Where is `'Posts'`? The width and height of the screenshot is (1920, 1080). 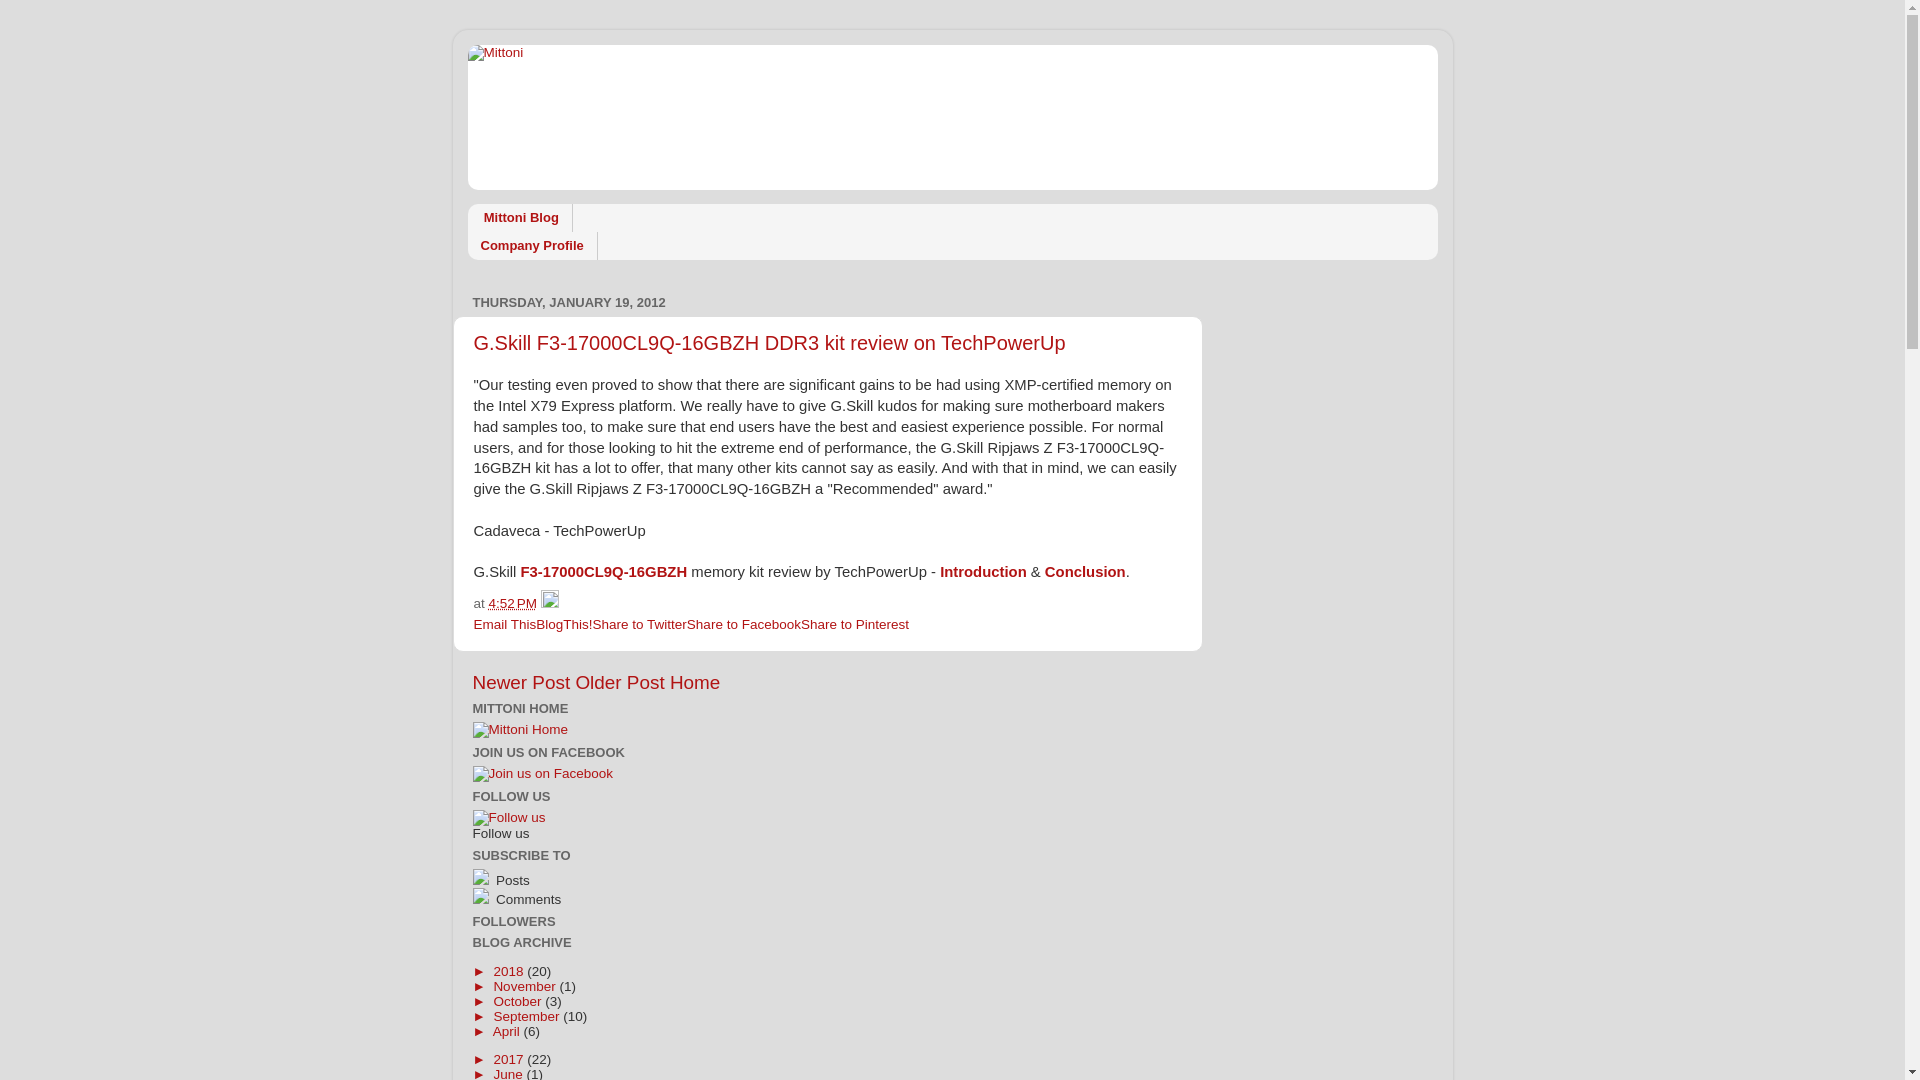 'Posts' is located at coordinates (510, 879).